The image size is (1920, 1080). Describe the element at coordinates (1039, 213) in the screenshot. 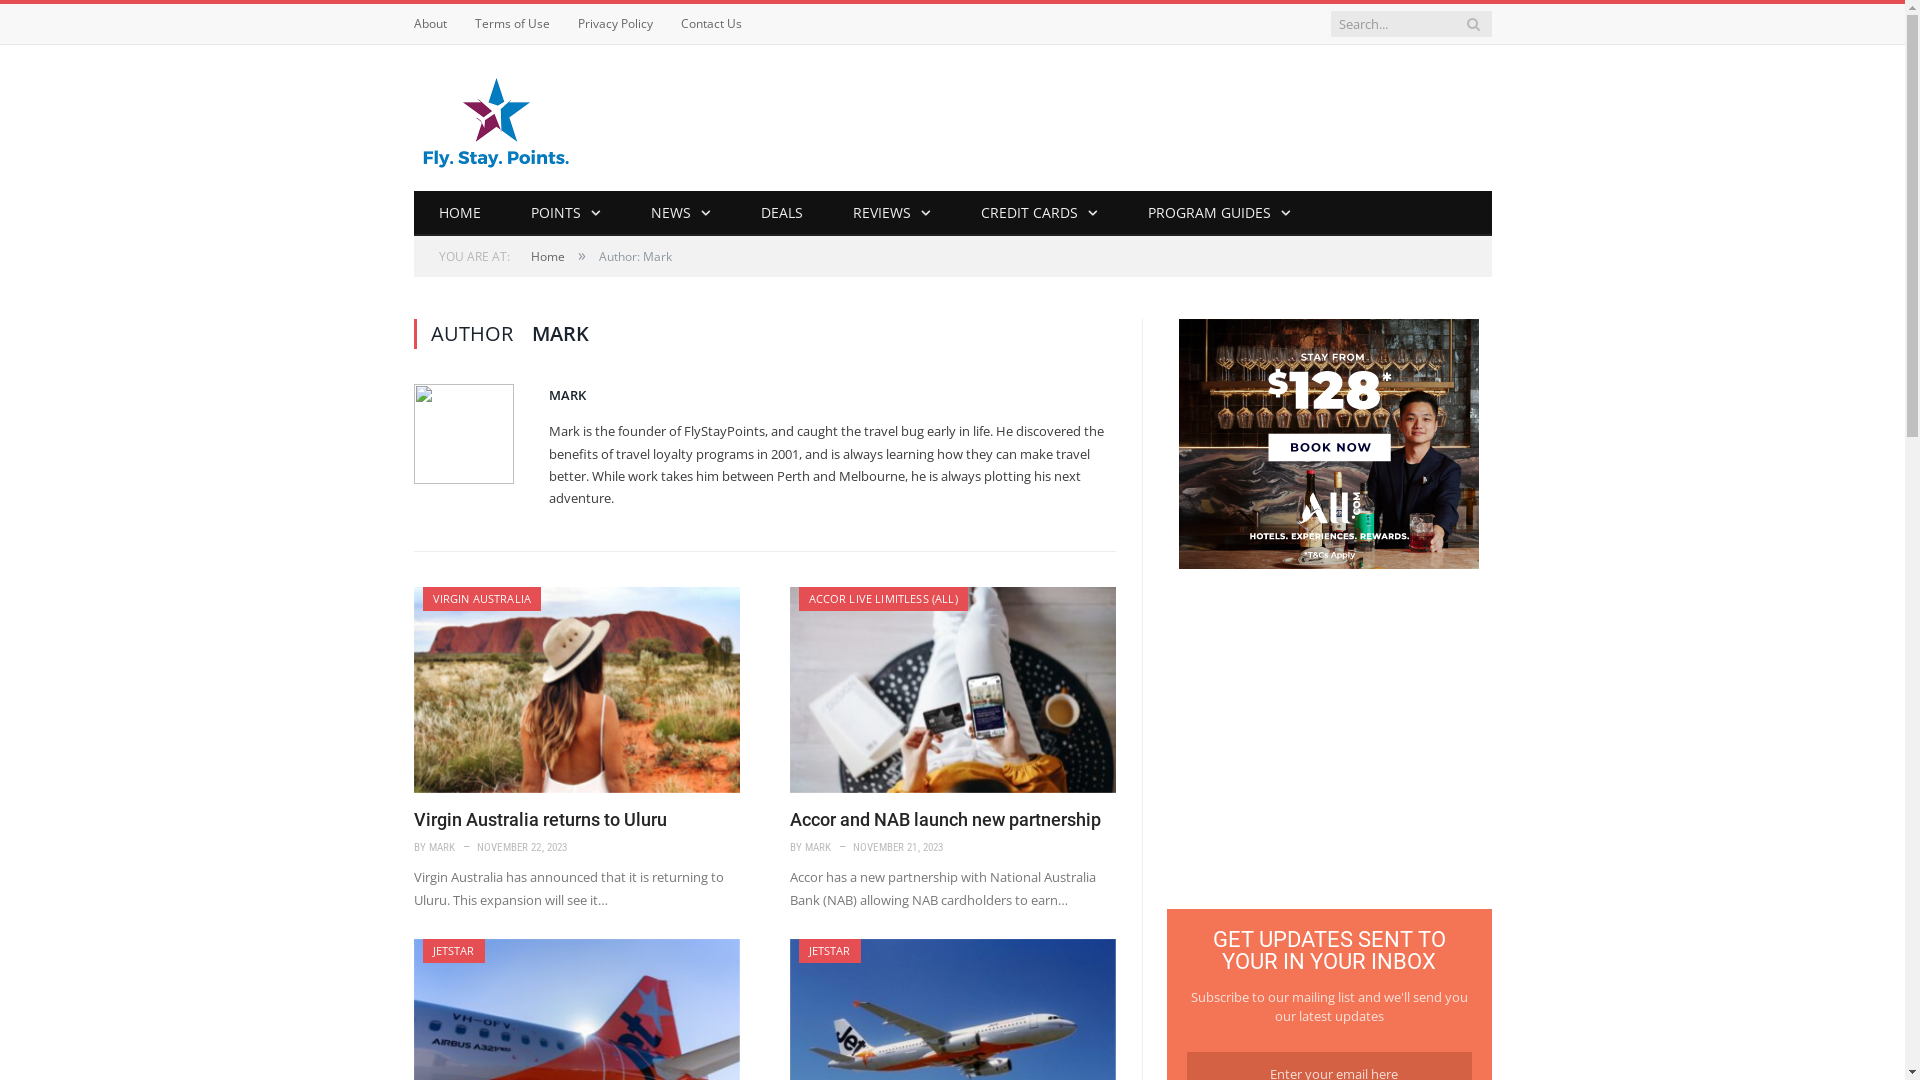

I see `'CREDIT CARDS'` at that location.